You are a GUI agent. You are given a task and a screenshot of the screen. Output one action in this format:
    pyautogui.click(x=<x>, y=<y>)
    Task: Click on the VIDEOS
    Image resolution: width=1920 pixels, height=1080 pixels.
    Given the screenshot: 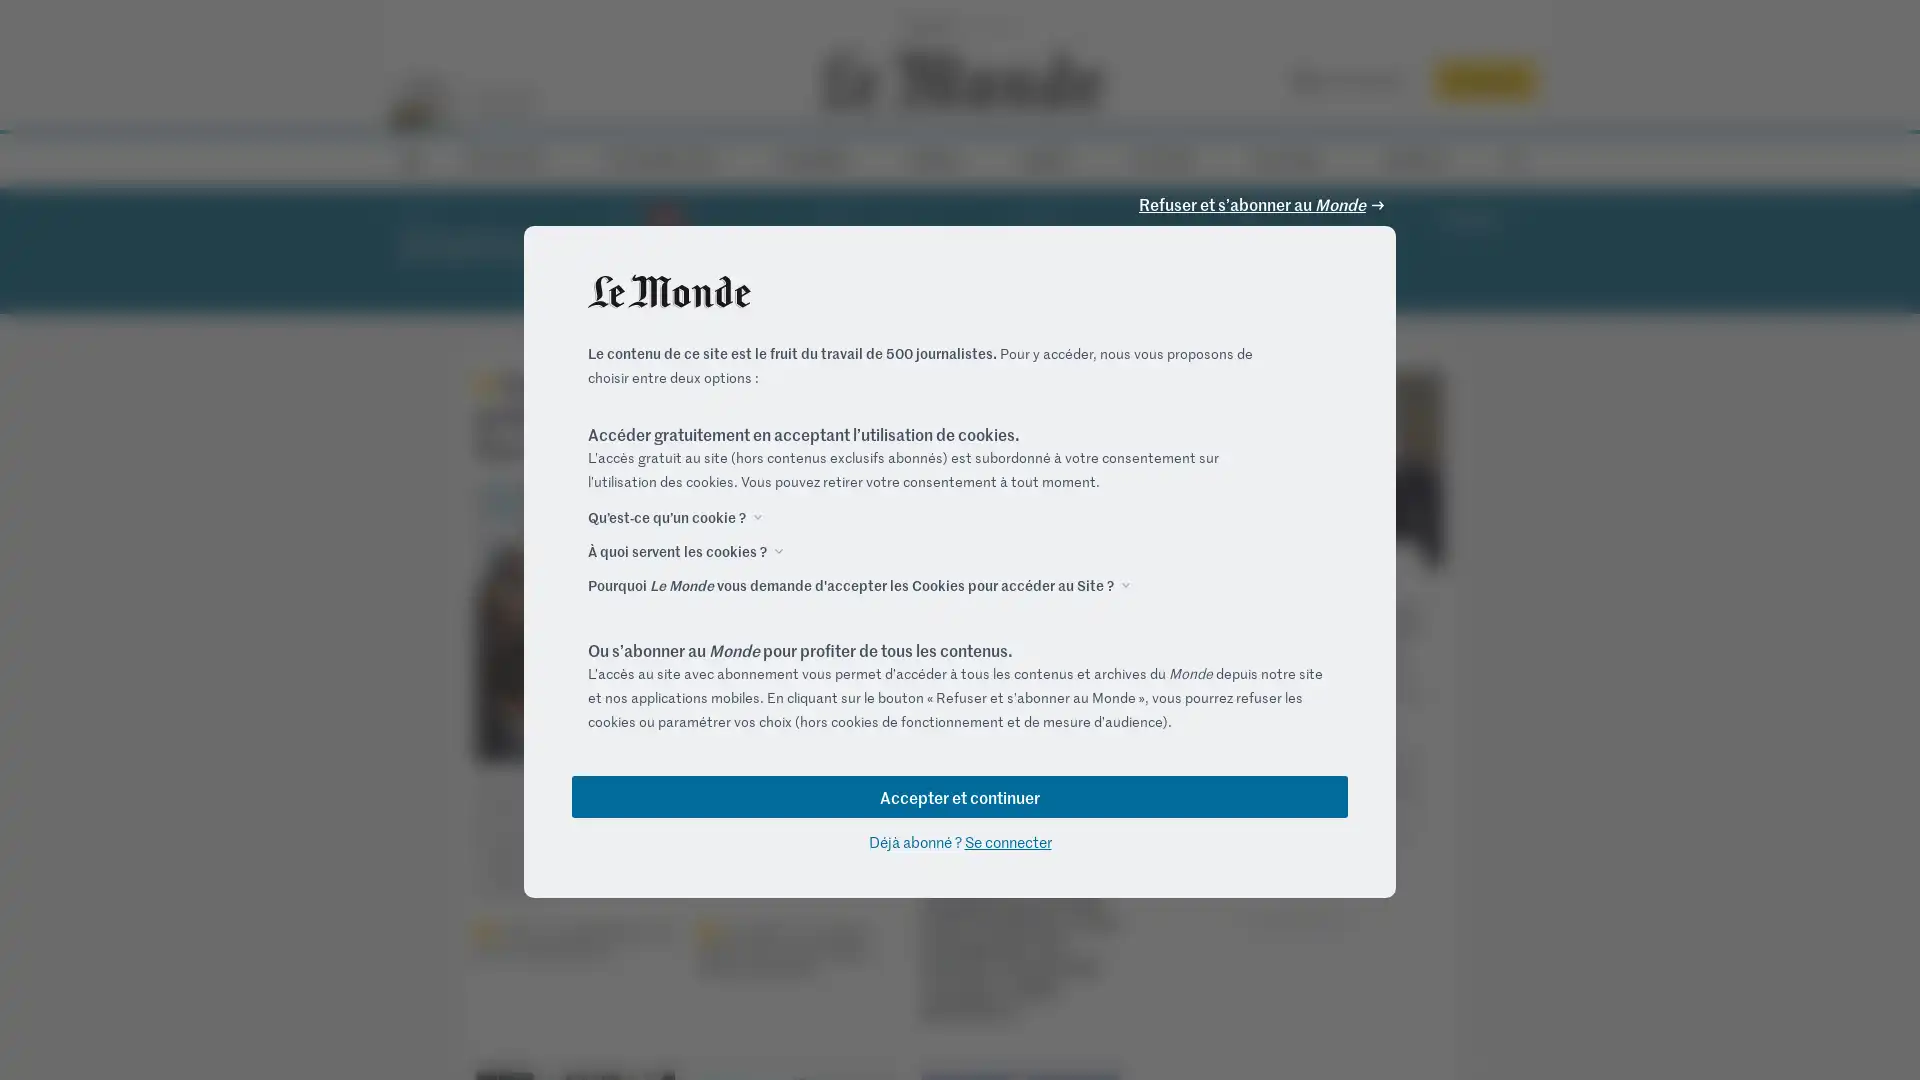 What is the action you would take?
    pyautogui.click(x=941, y=158)
    